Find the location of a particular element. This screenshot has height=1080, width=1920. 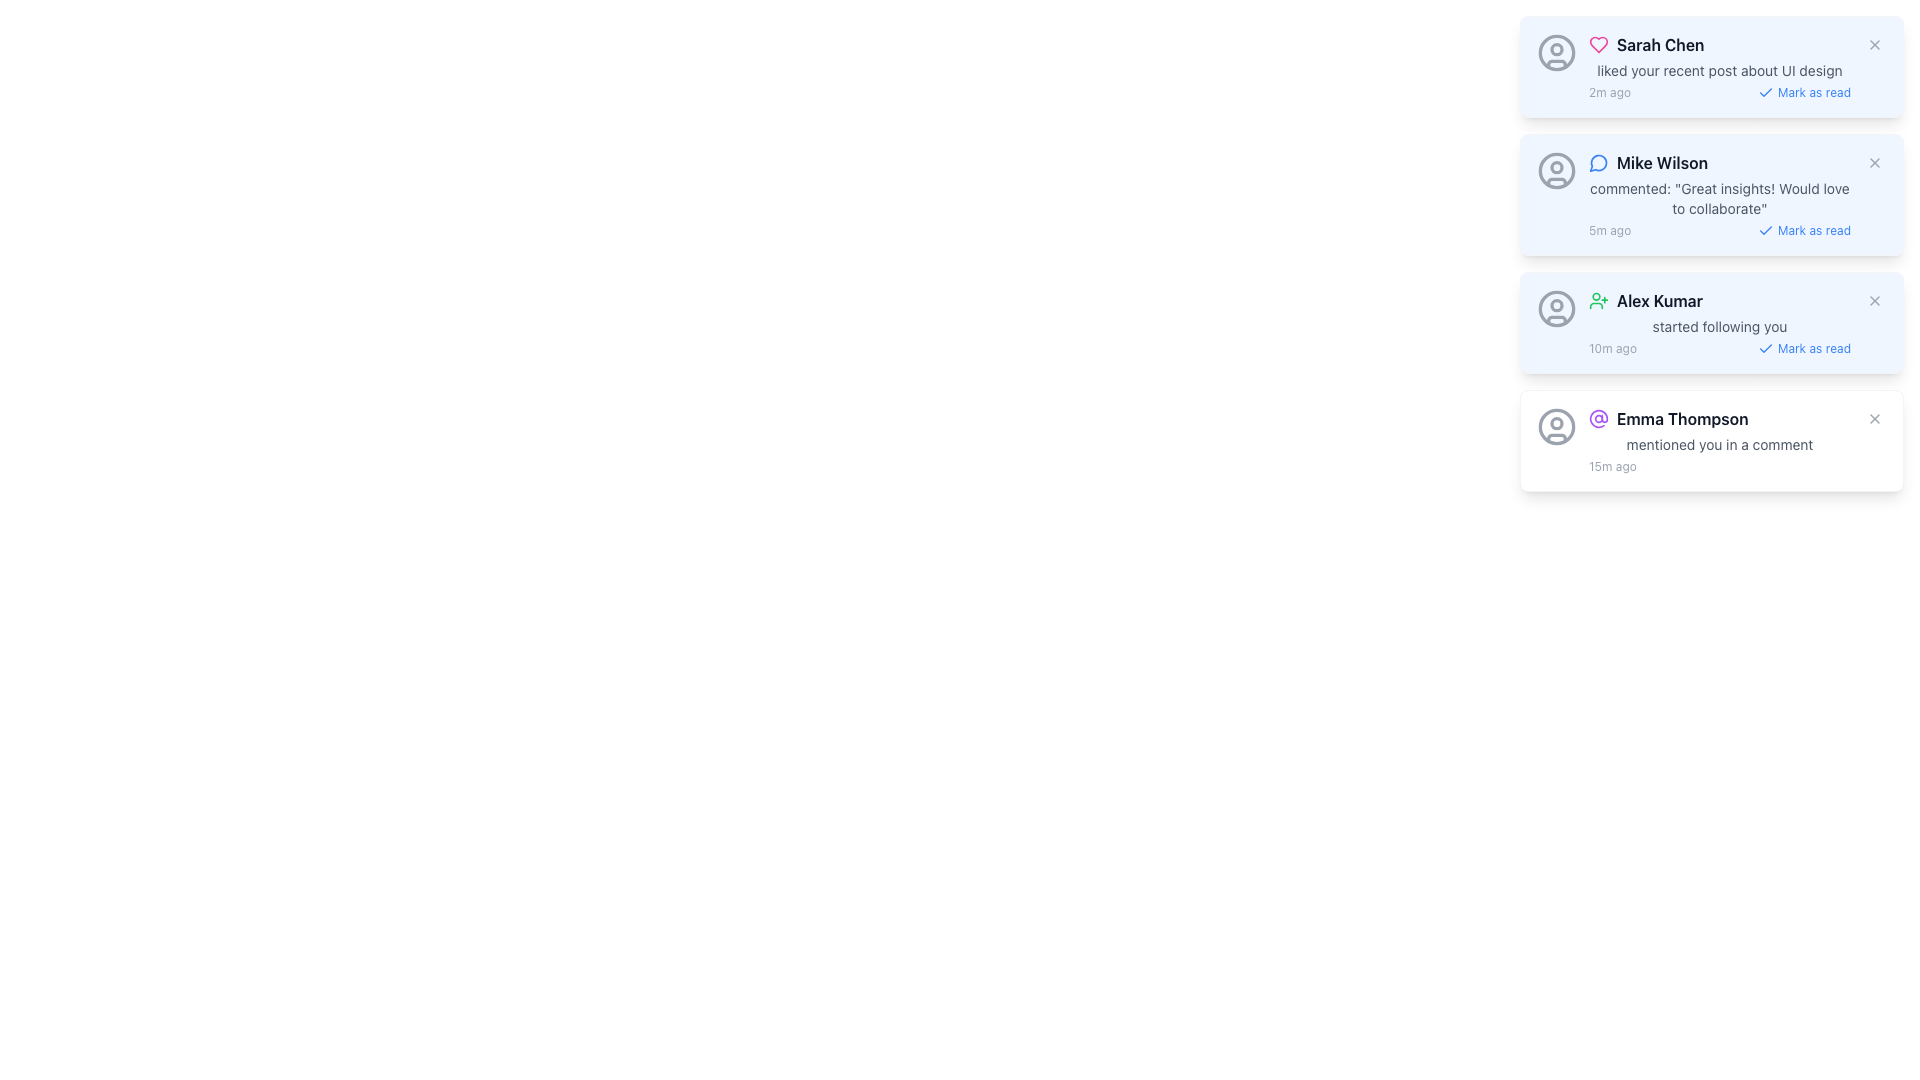

the blue checkmark icon within the notification card for 'Alex Kumar', which is marked 'Mark as read' is located at coordinates (1765, 347).